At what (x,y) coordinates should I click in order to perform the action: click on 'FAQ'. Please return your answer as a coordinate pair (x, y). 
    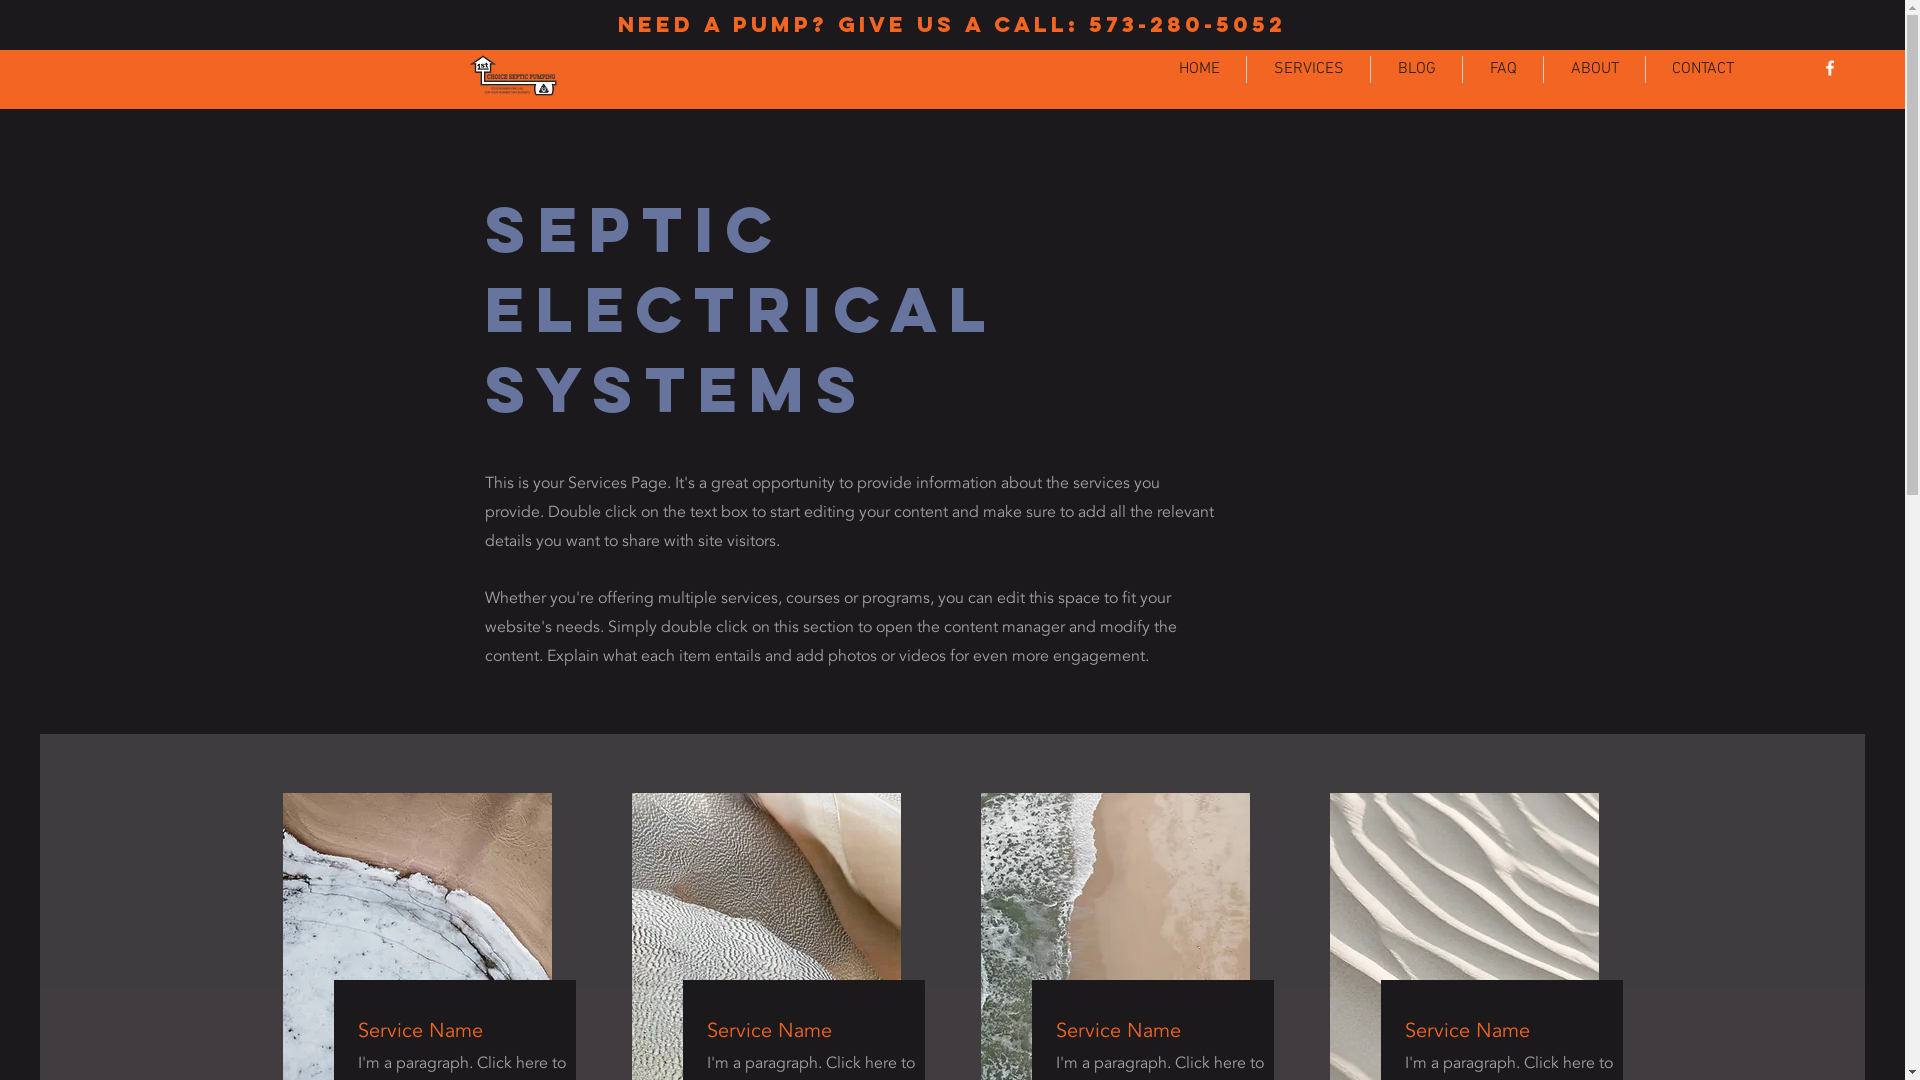
    Looking at the image, I should click on (1502, 68).